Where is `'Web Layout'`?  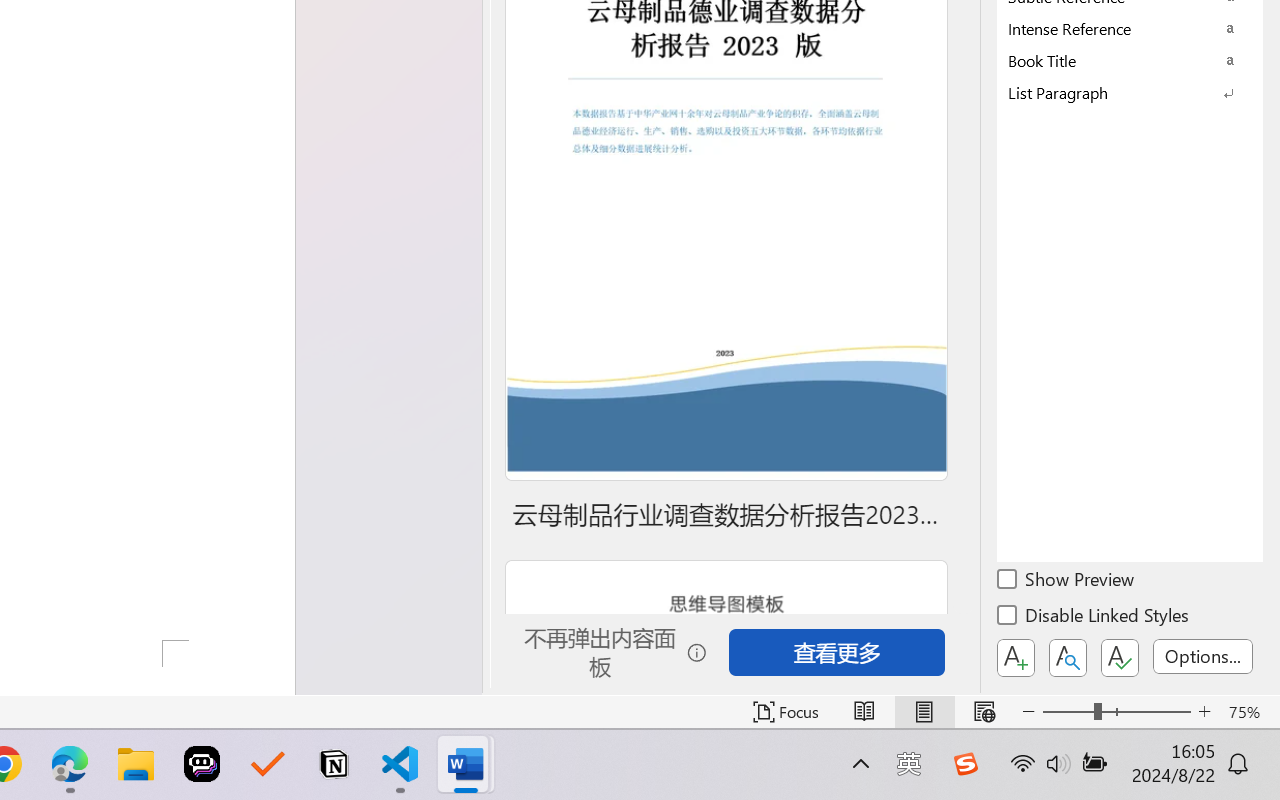
'Web Layout' is located at coordinates (984, 711).